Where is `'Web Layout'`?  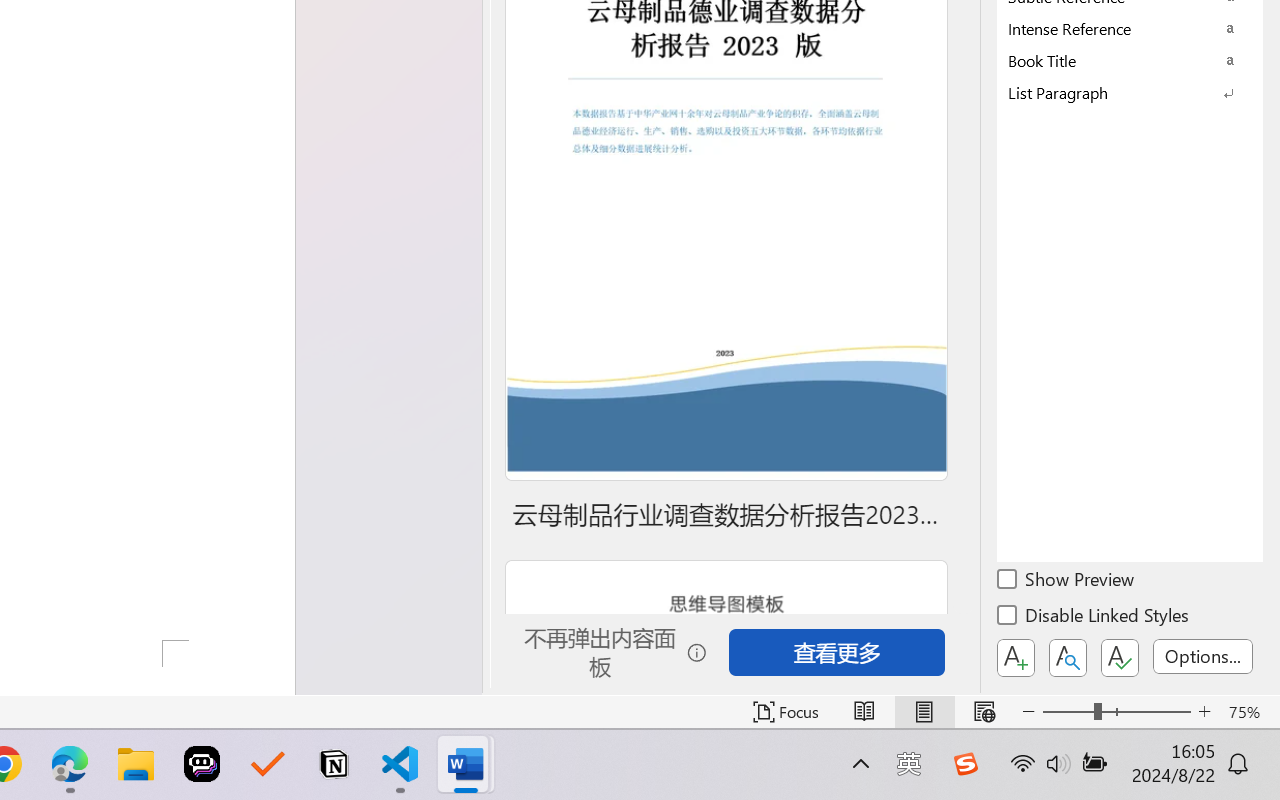
'Web Layout' is located at coordinates (984, 711).